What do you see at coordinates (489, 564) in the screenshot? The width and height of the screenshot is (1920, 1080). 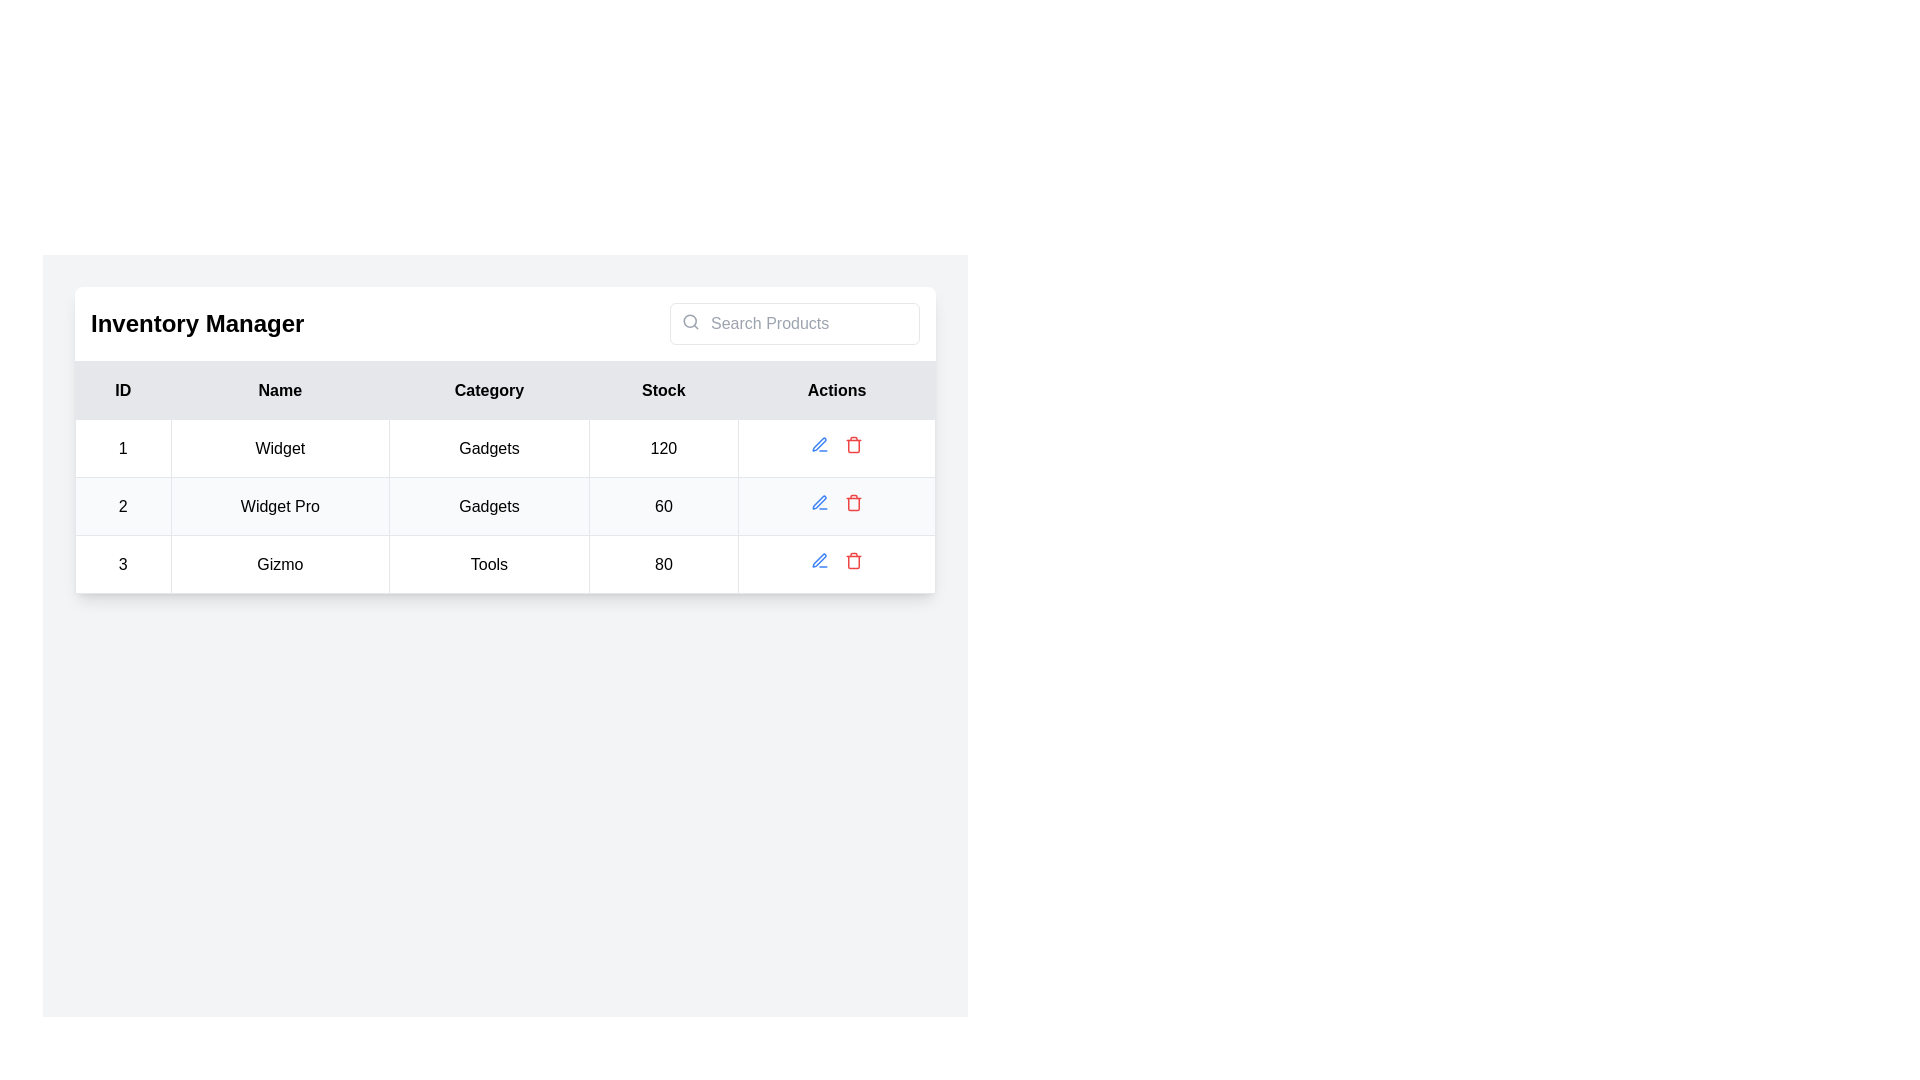 I see `the static text label displaying 'Tools' in the third cell of the table under the 'Category' column` at bounding box center [489, 564].